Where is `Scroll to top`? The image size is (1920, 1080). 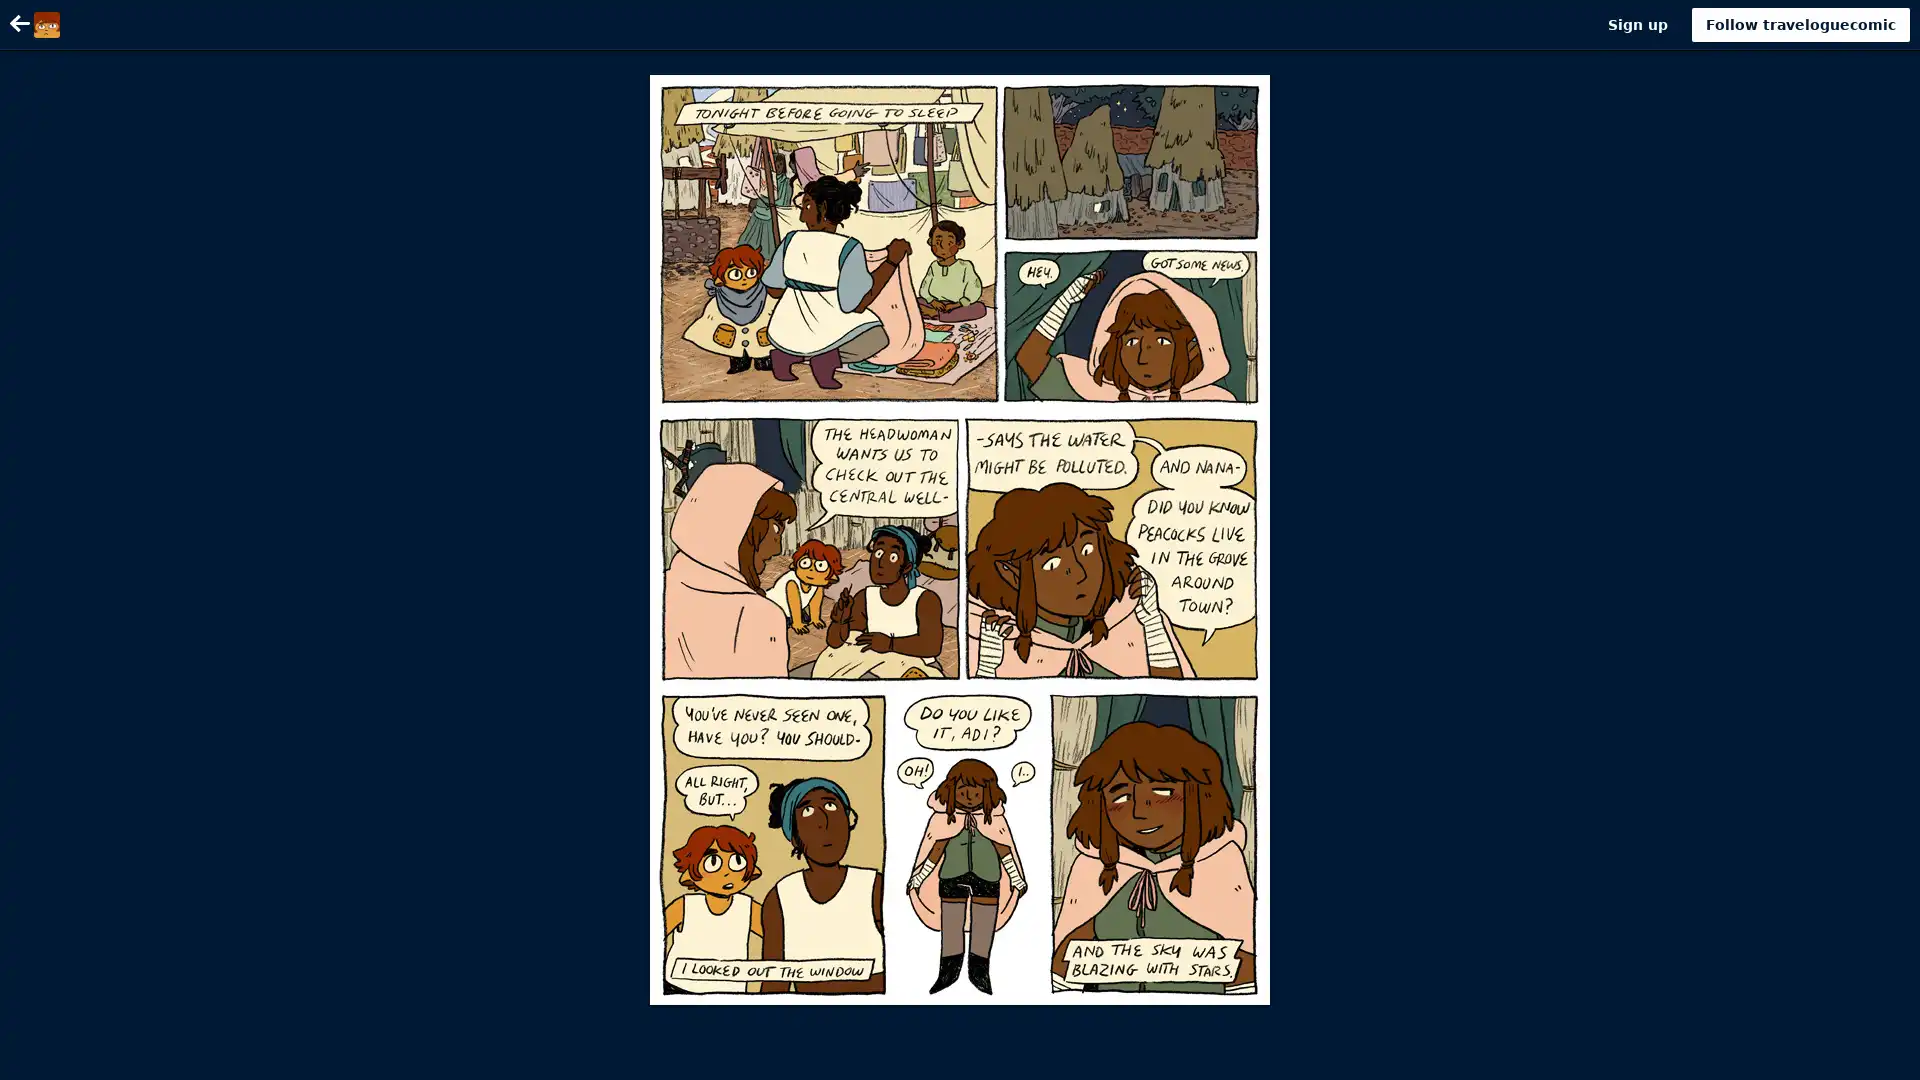
Scroll to top is located at coordinates (1880, 1057).